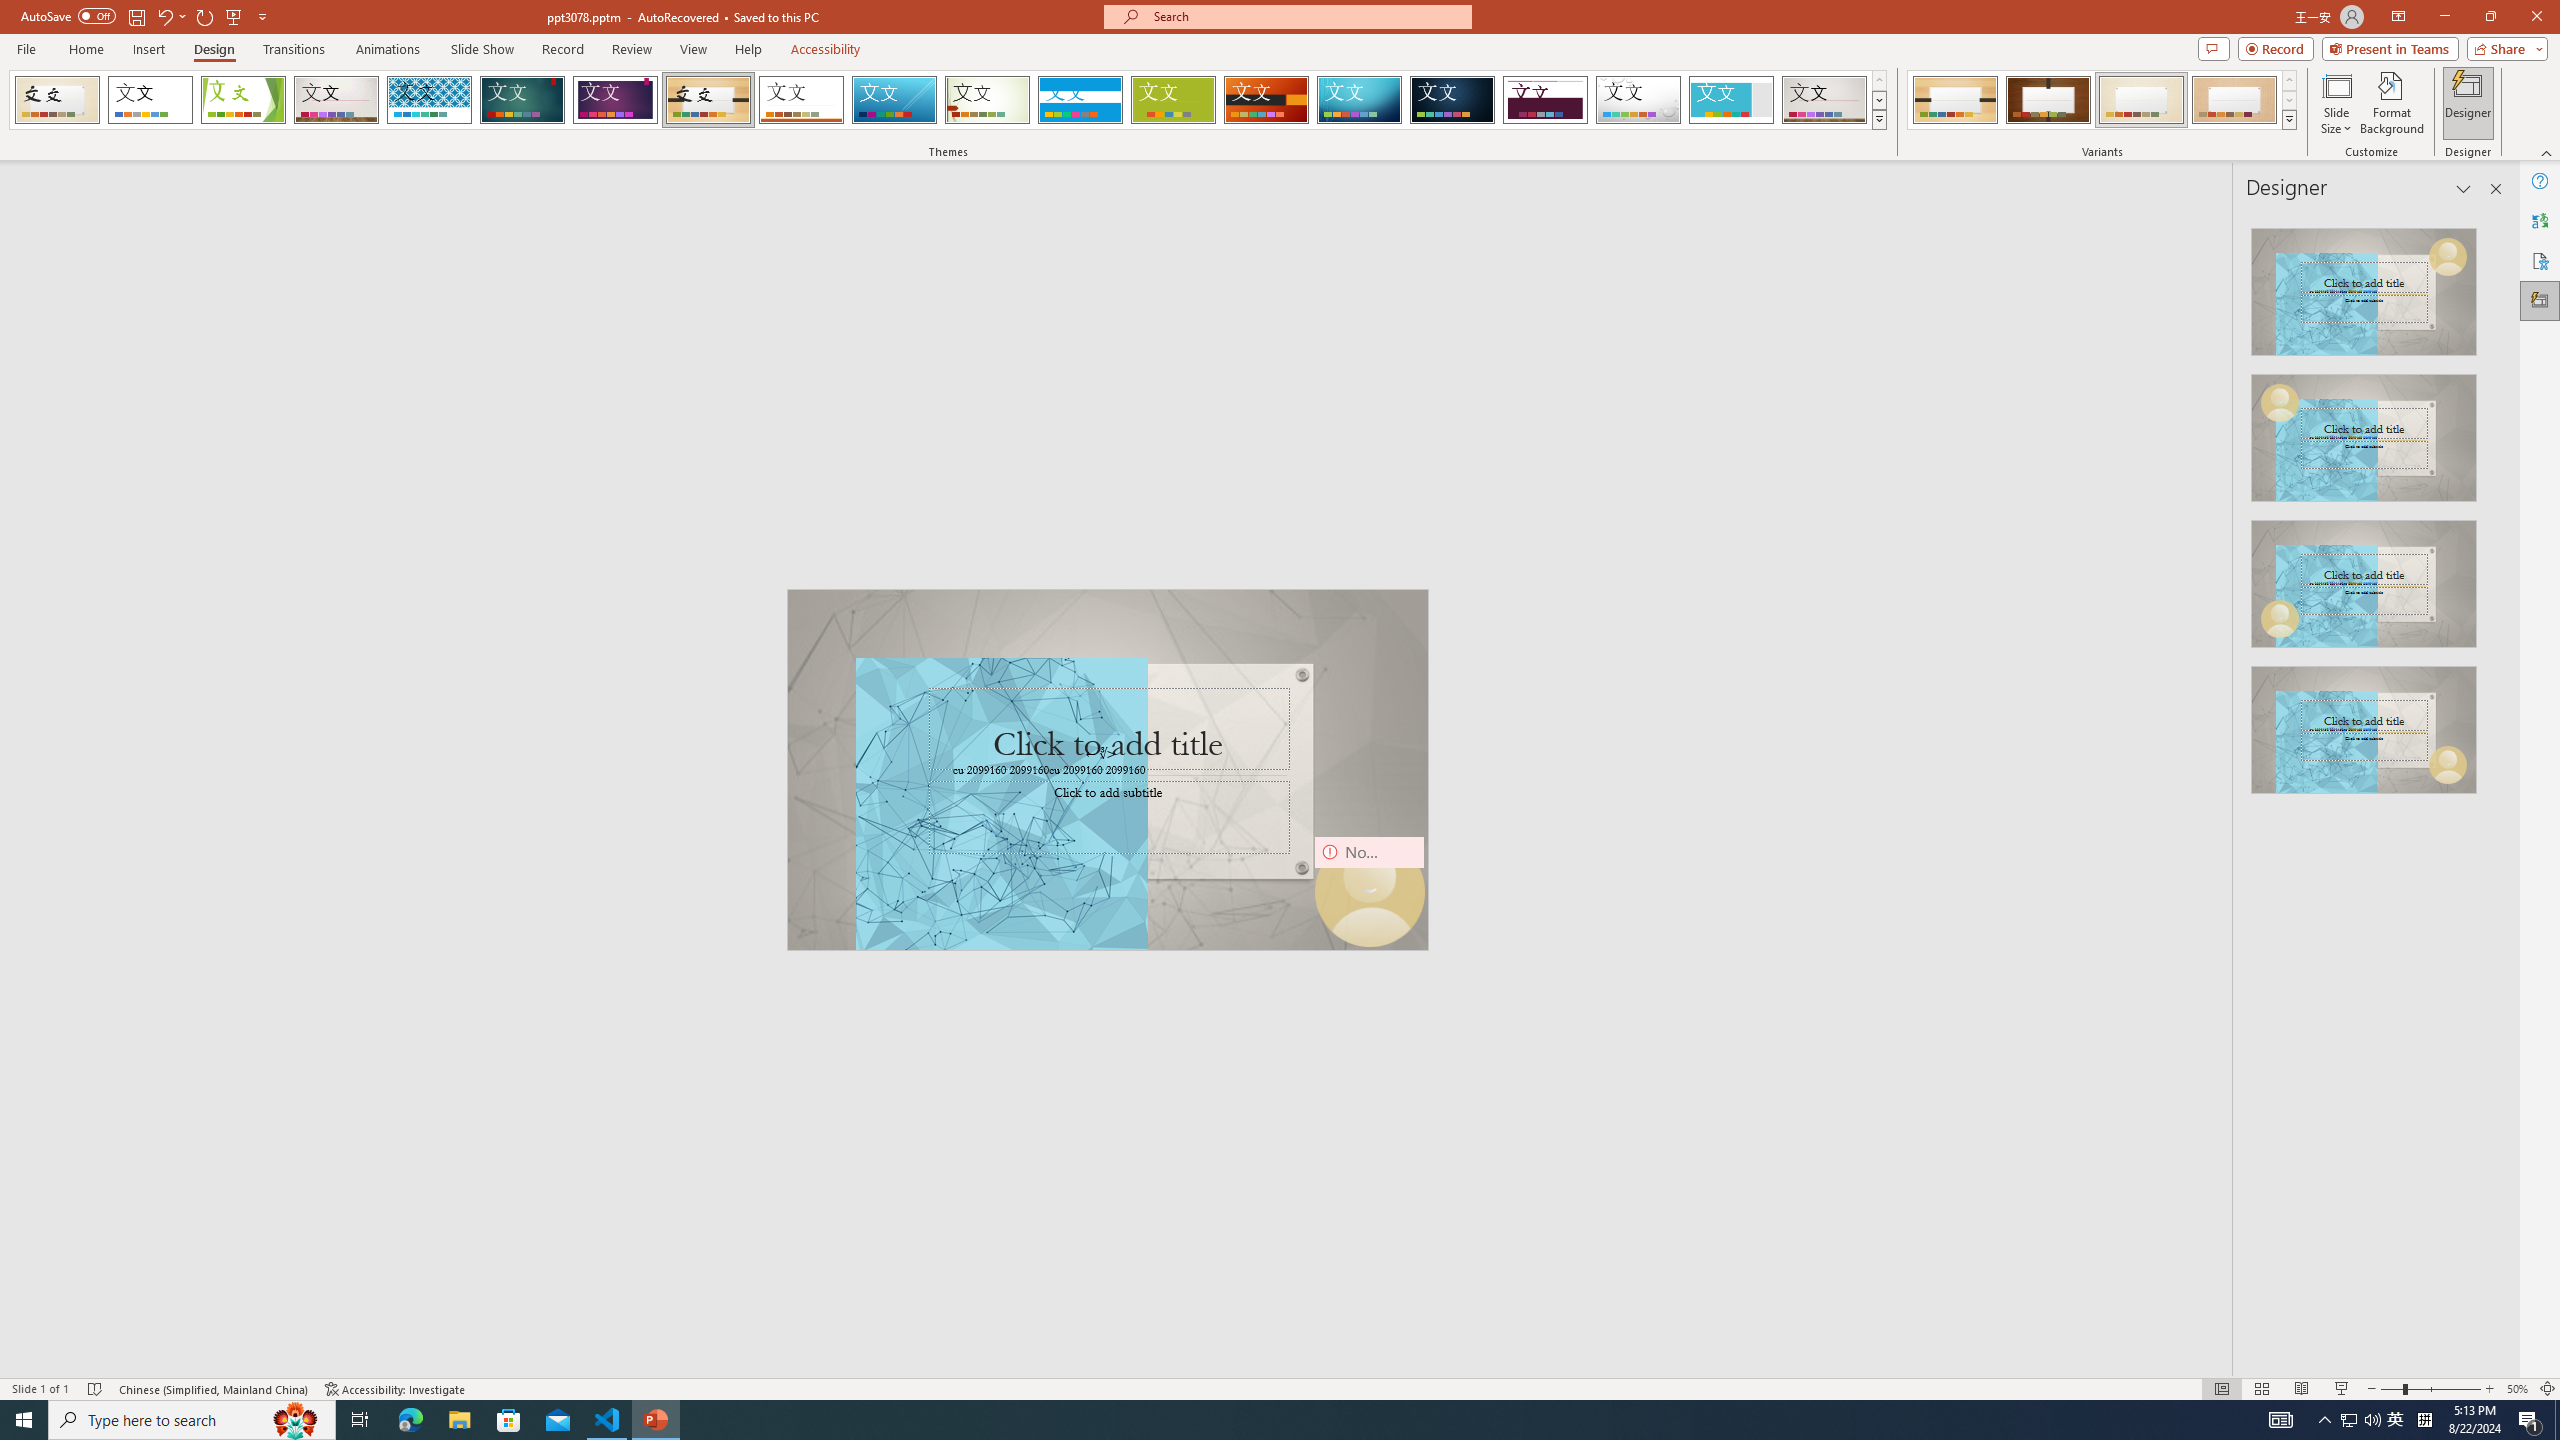 Image resolution: width=2560 pixels, height=1440 pixels. What do you see at coordinates (1954, 99) in the screenshot?
I see `'Organic Variant 1'` at bounding box center [1954, 99].